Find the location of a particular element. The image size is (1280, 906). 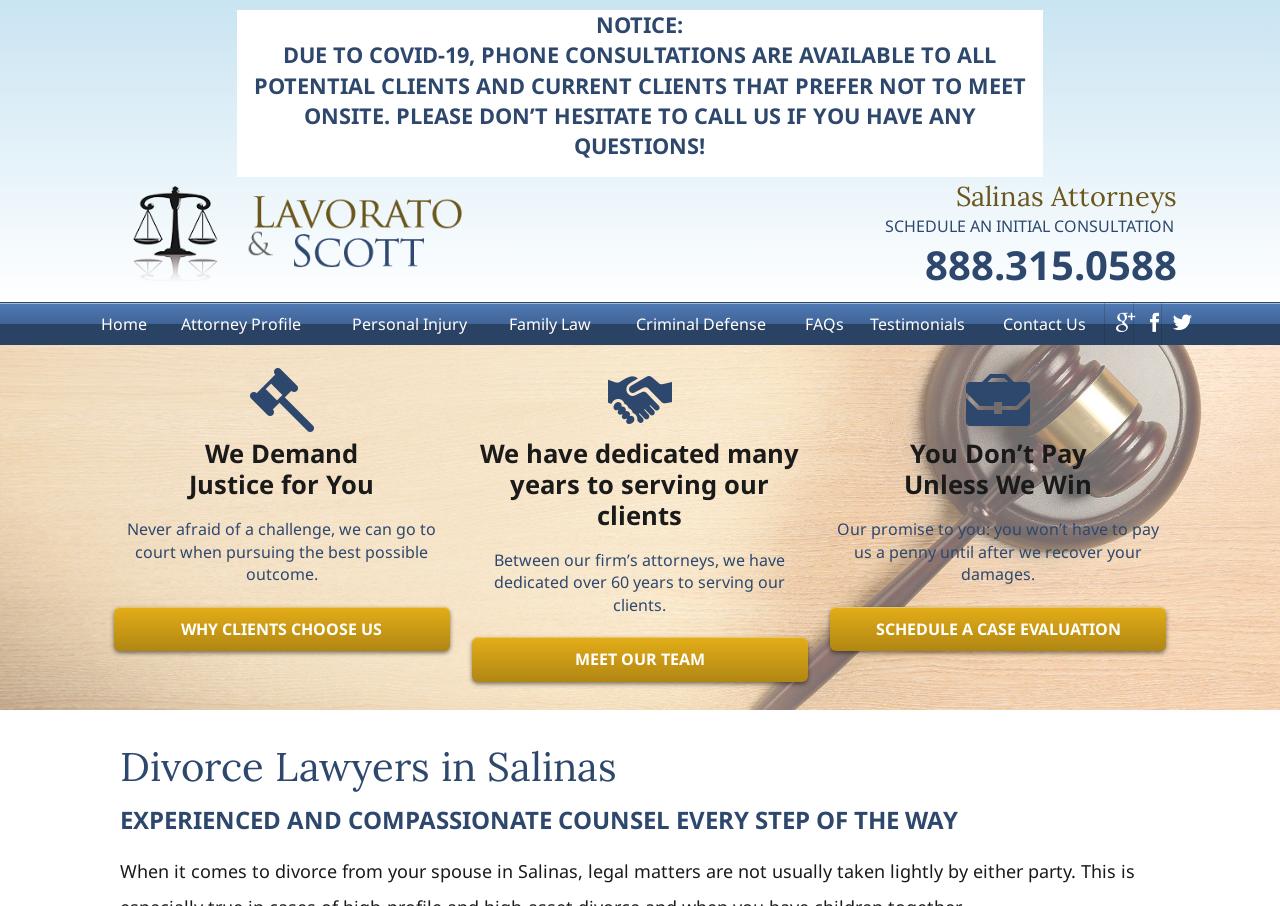

'Meet Our Team' is located at coordinates (572, 658).